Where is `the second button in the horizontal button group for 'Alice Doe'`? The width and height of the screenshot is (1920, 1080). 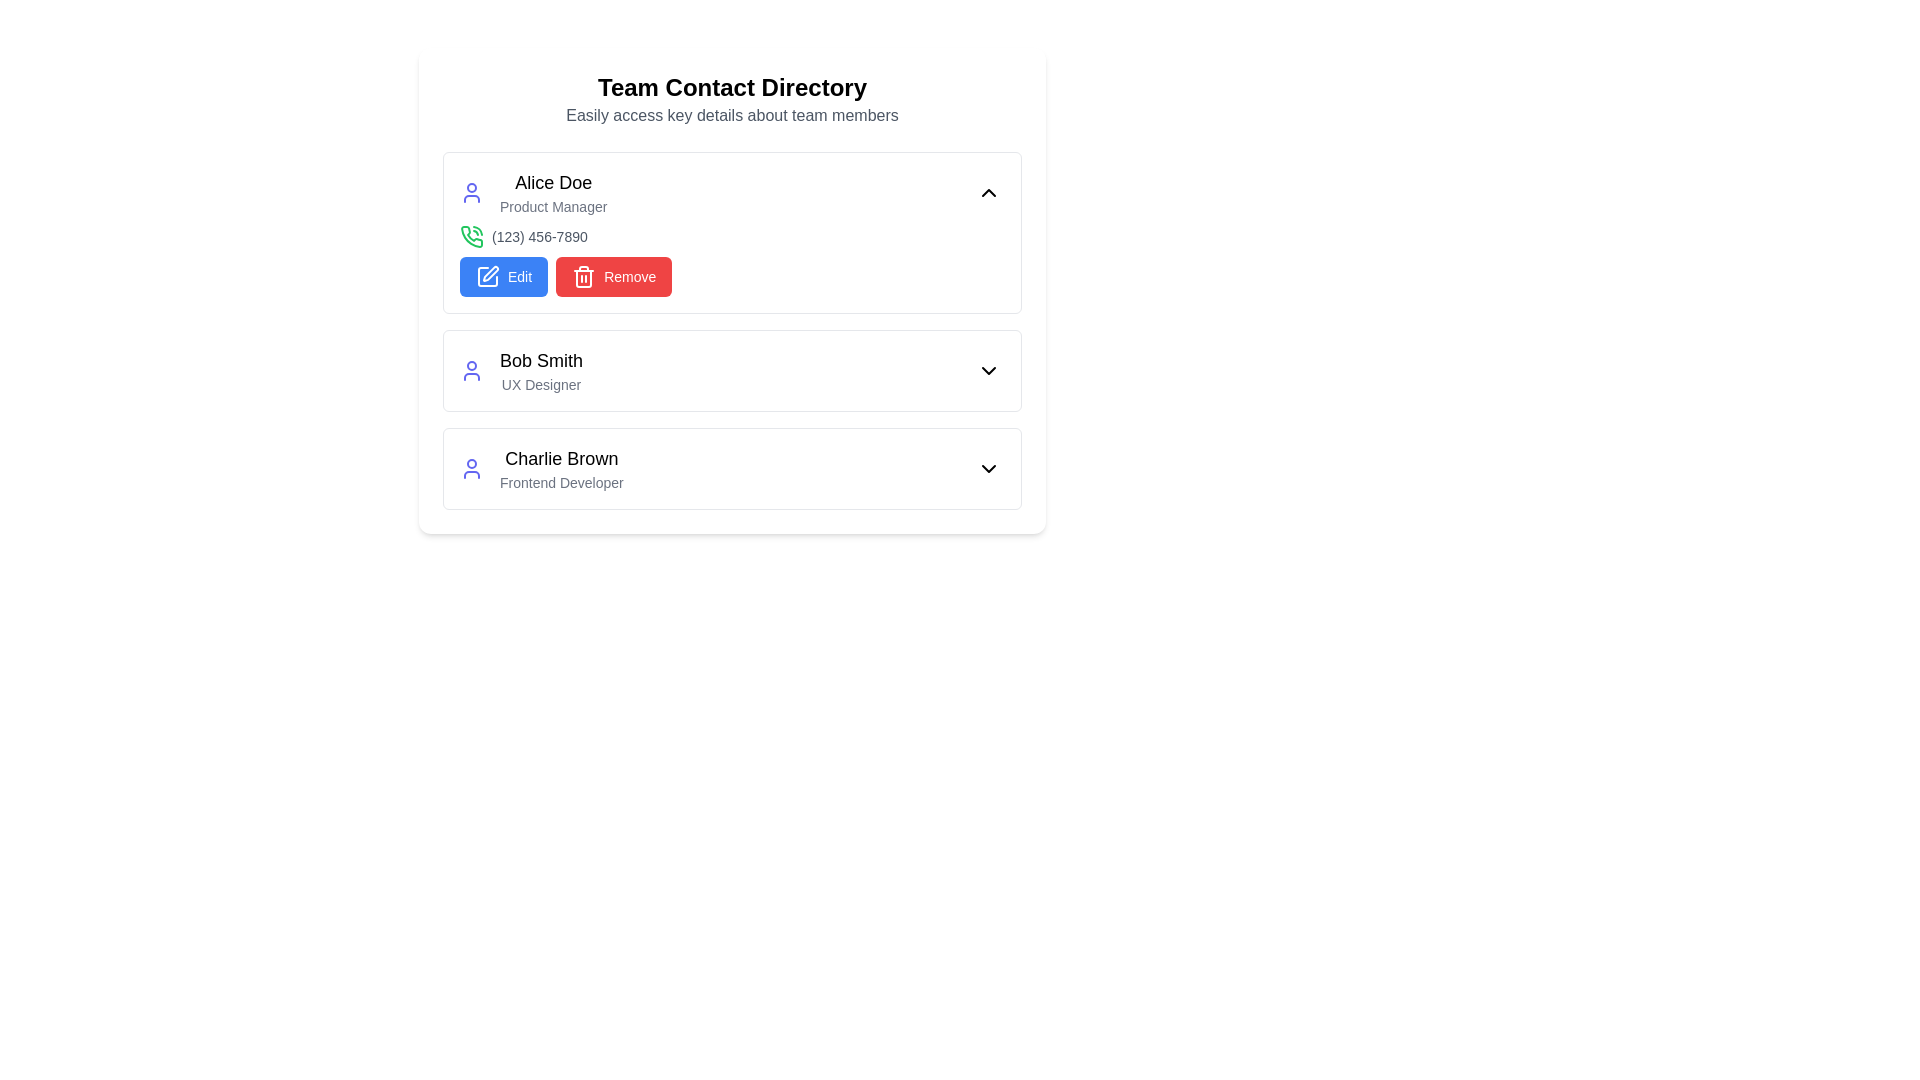
the second button in the horizontal button group for 'Alice Doe' is located at coordinates (613, 277).